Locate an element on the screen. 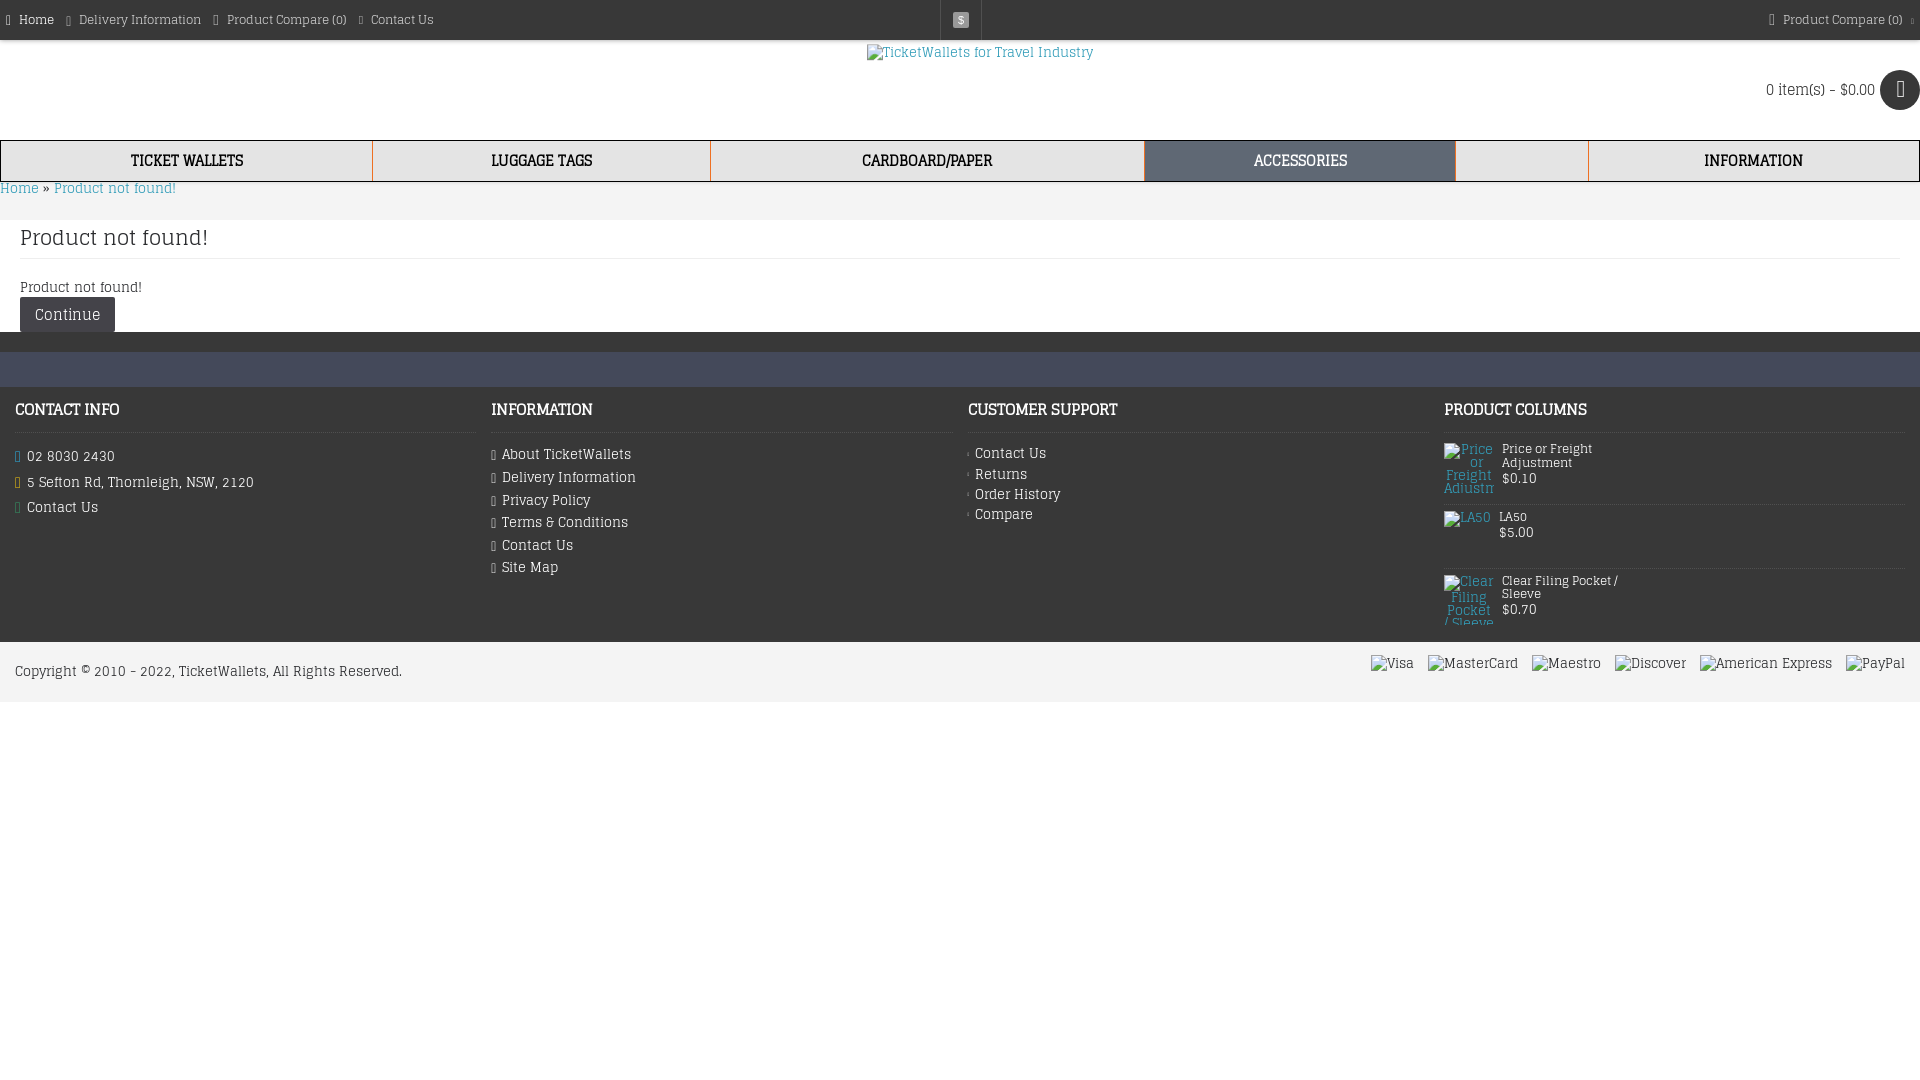  'Price or Freight Adjustment' is located at coordinates (1572, 455).